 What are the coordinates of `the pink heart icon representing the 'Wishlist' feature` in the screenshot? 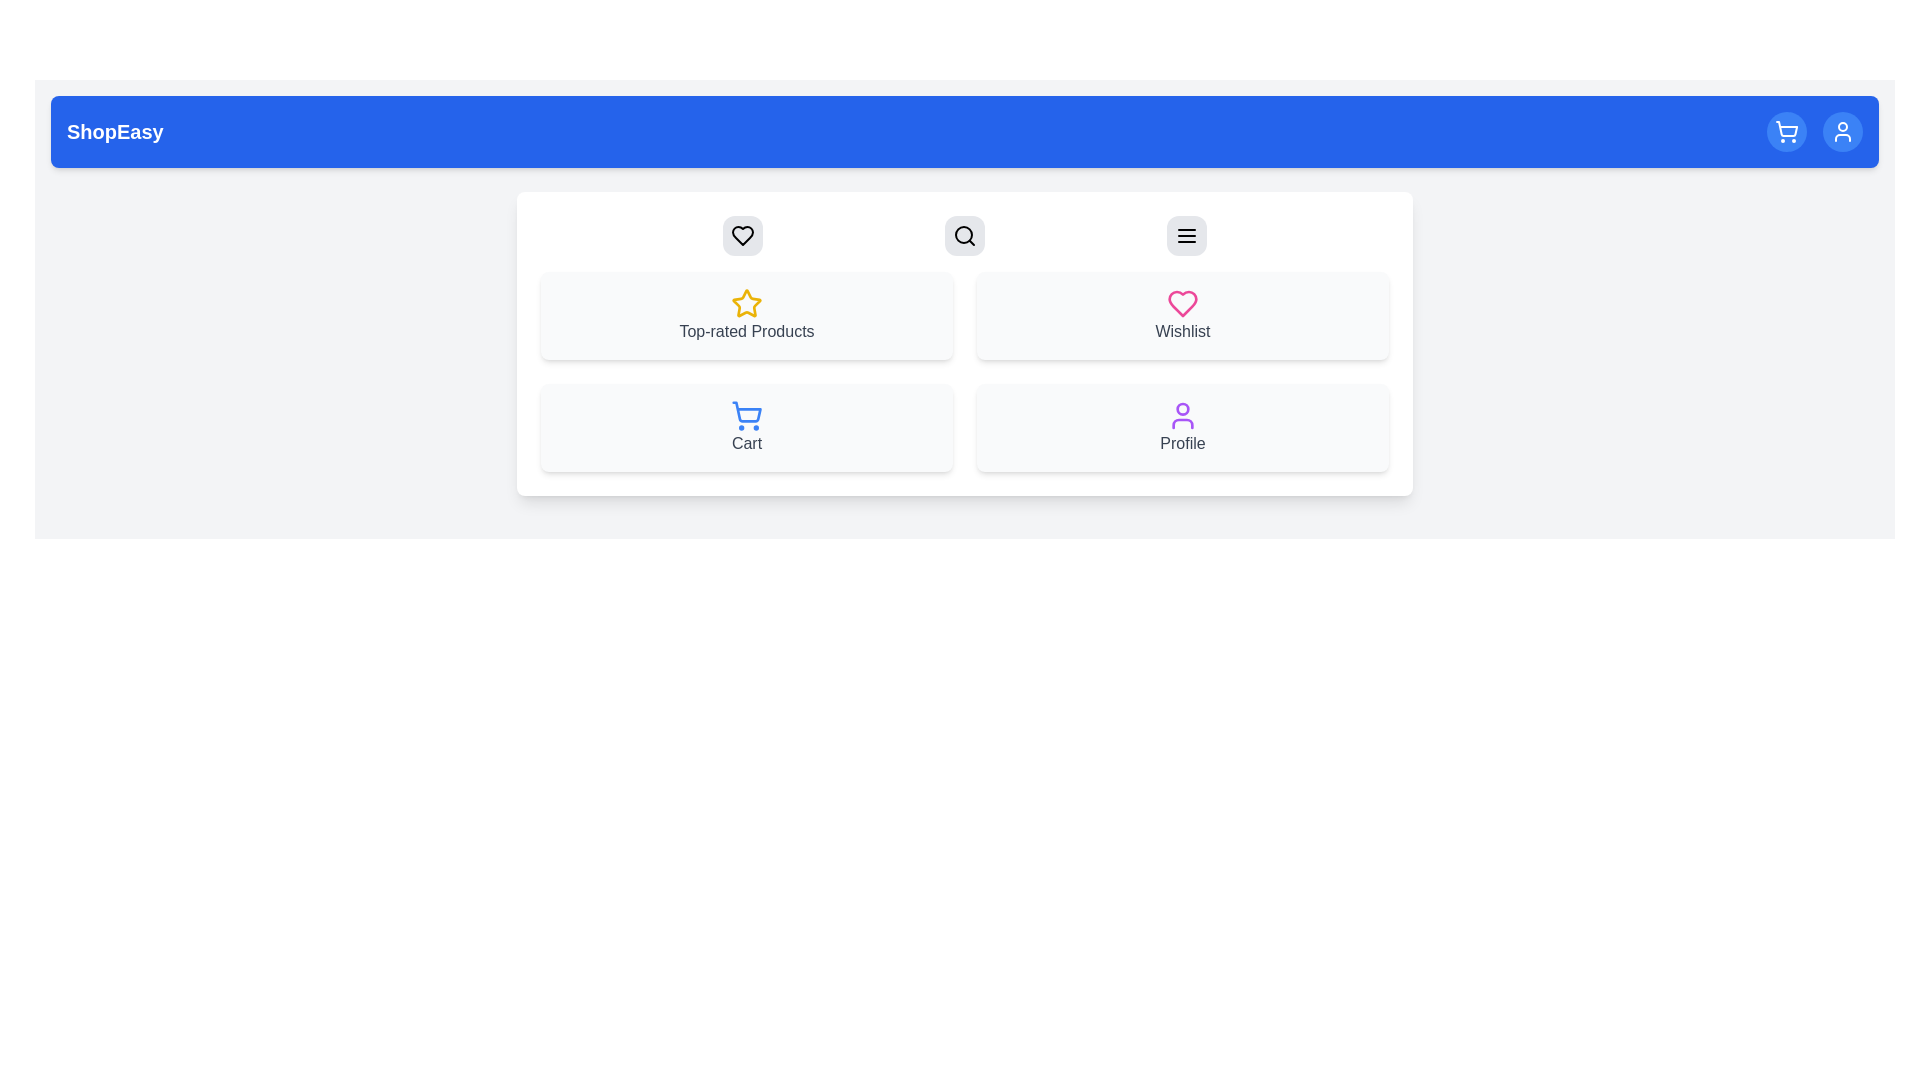 It's located at (1182, 304).